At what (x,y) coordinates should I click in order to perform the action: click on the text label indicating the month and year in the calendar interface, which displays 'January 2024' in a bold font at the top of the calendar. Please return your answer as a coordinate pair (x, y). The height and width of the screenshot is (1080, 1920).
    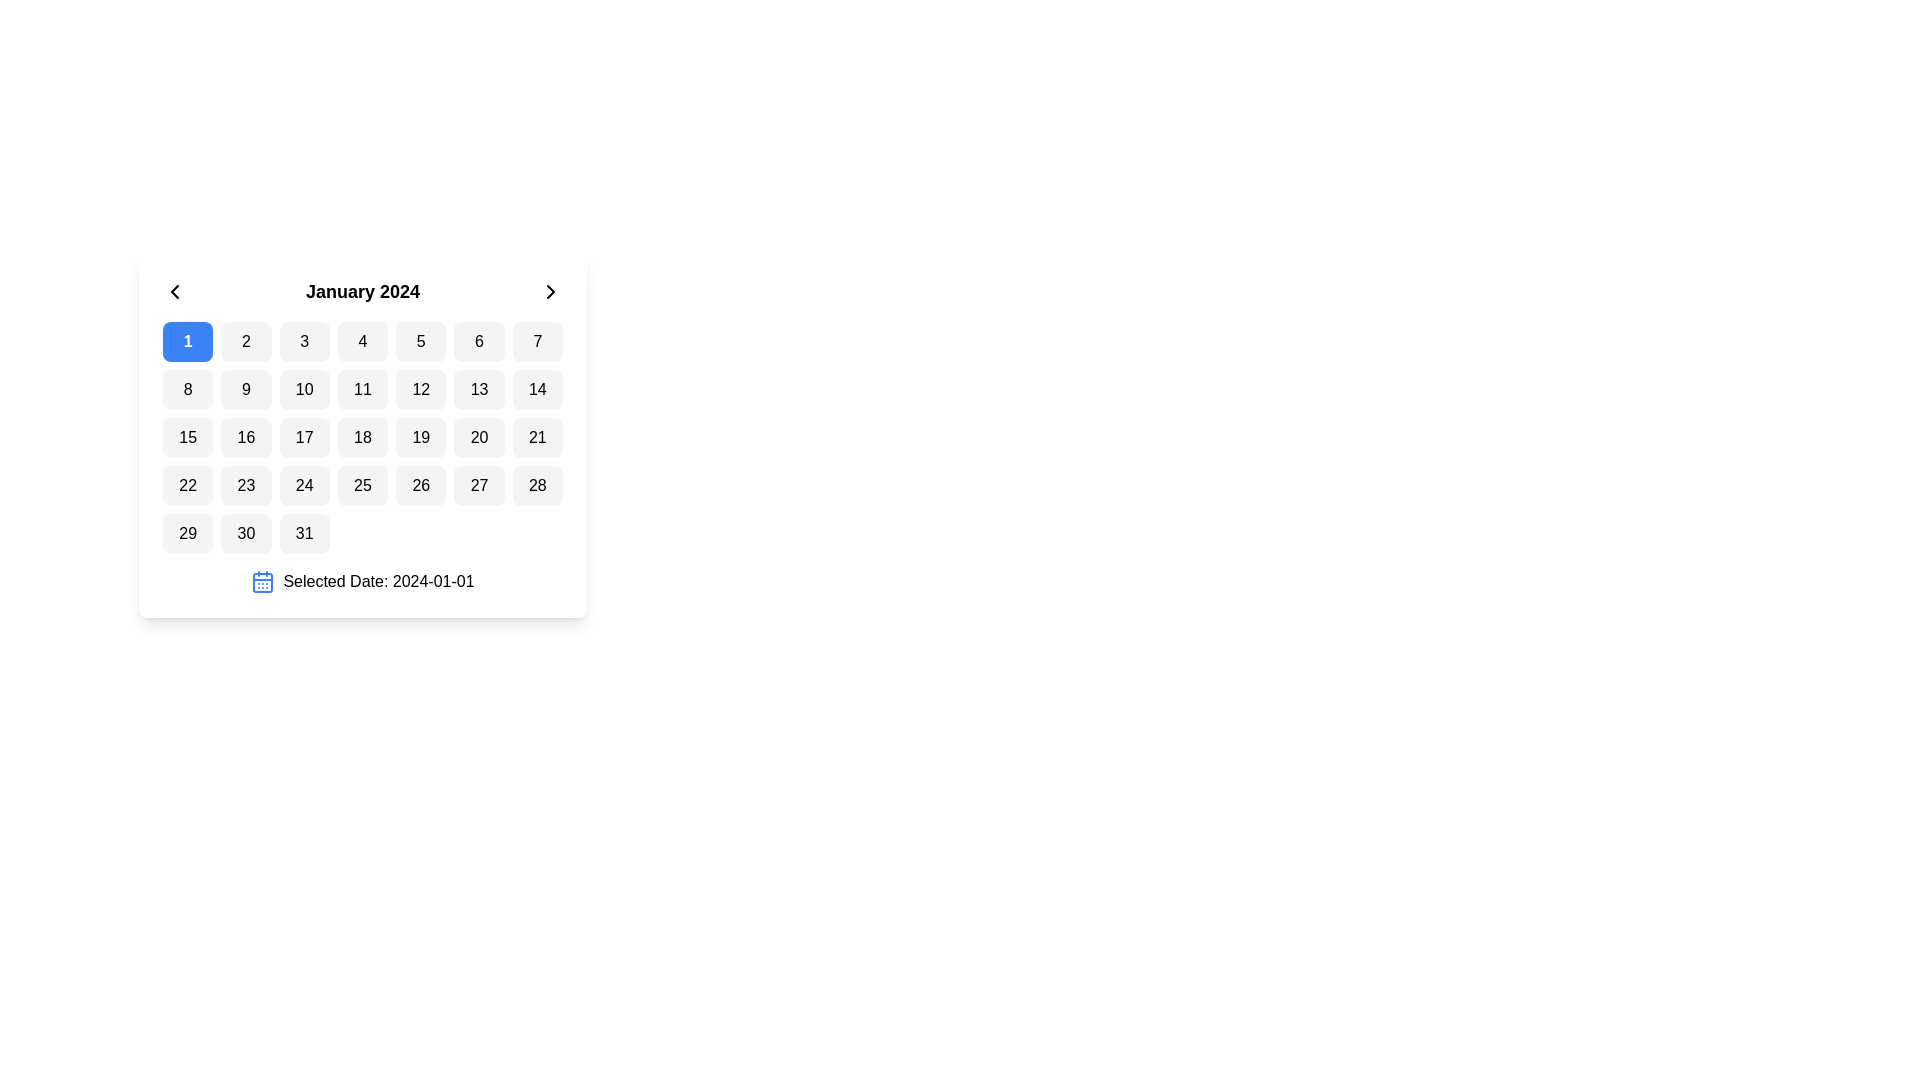
    Looking at the image, I should click on (363, 292).